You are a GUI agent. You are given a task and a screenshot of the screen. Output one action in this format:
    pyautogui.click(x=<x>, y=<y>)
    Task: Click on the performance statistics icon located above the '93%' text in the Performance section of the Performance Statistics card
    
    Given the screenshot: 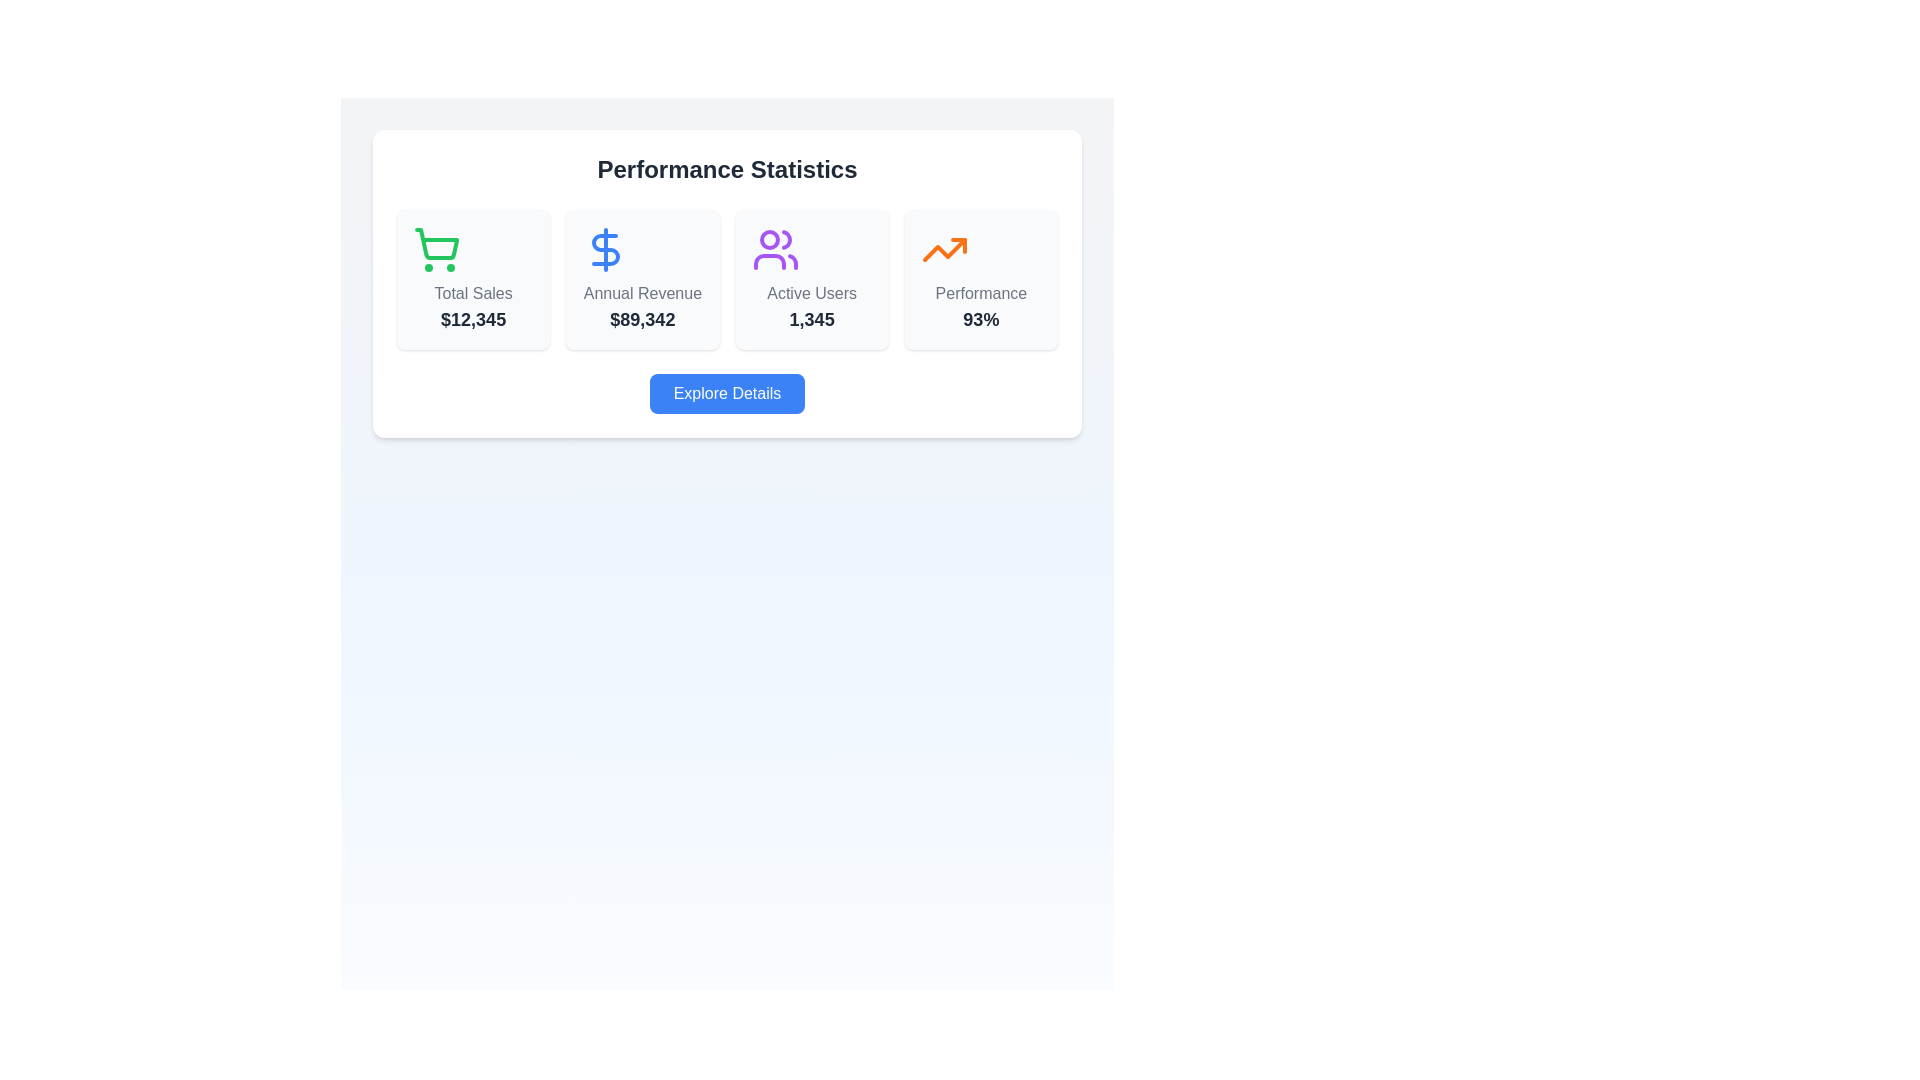 What is the action you would take?
    pyautogui.click(x=943, y=249)
    